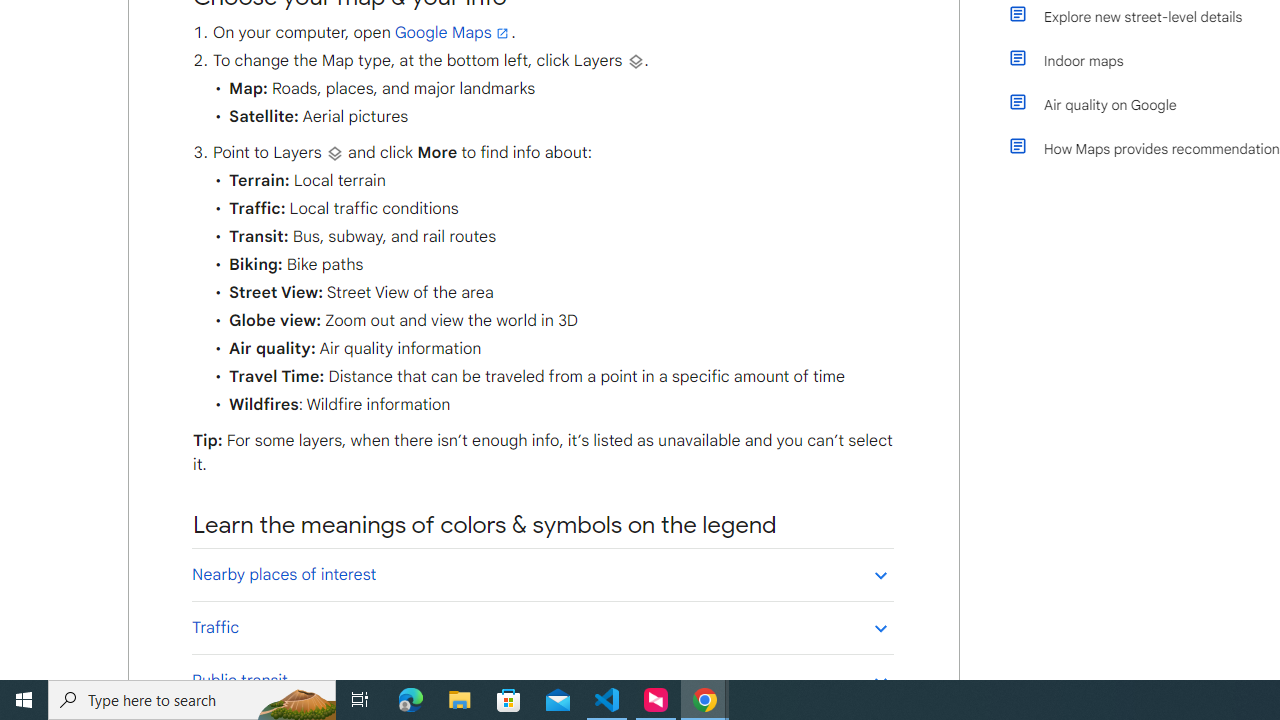 This screenshot has height=720, width=1280. I want to click on 'Google Maps', so click(452, 33).